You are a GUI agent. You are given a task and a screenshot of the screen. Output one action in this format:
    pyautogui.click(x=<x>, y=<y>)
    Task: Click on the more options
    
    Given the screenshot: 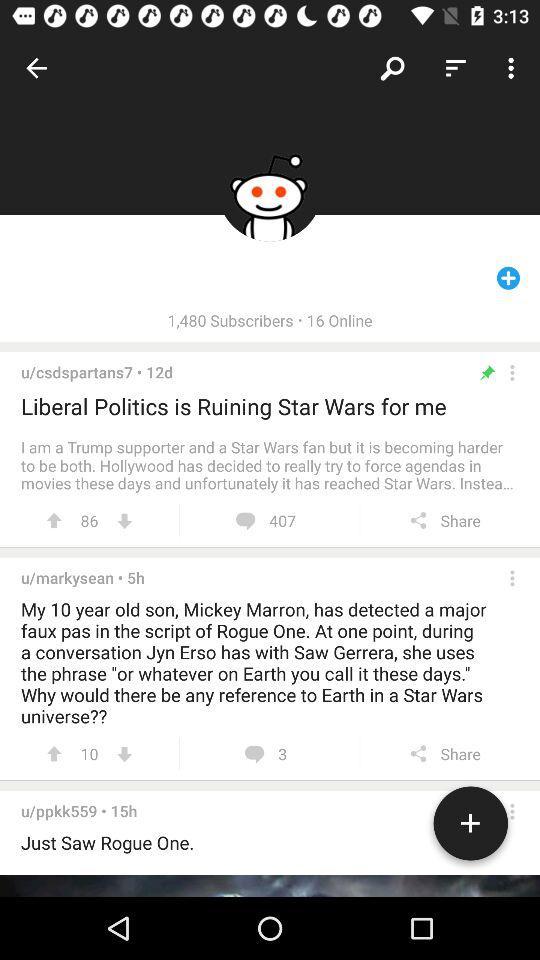 What is the action you would take?
    pyautogui.click(x=512, y=371)
    